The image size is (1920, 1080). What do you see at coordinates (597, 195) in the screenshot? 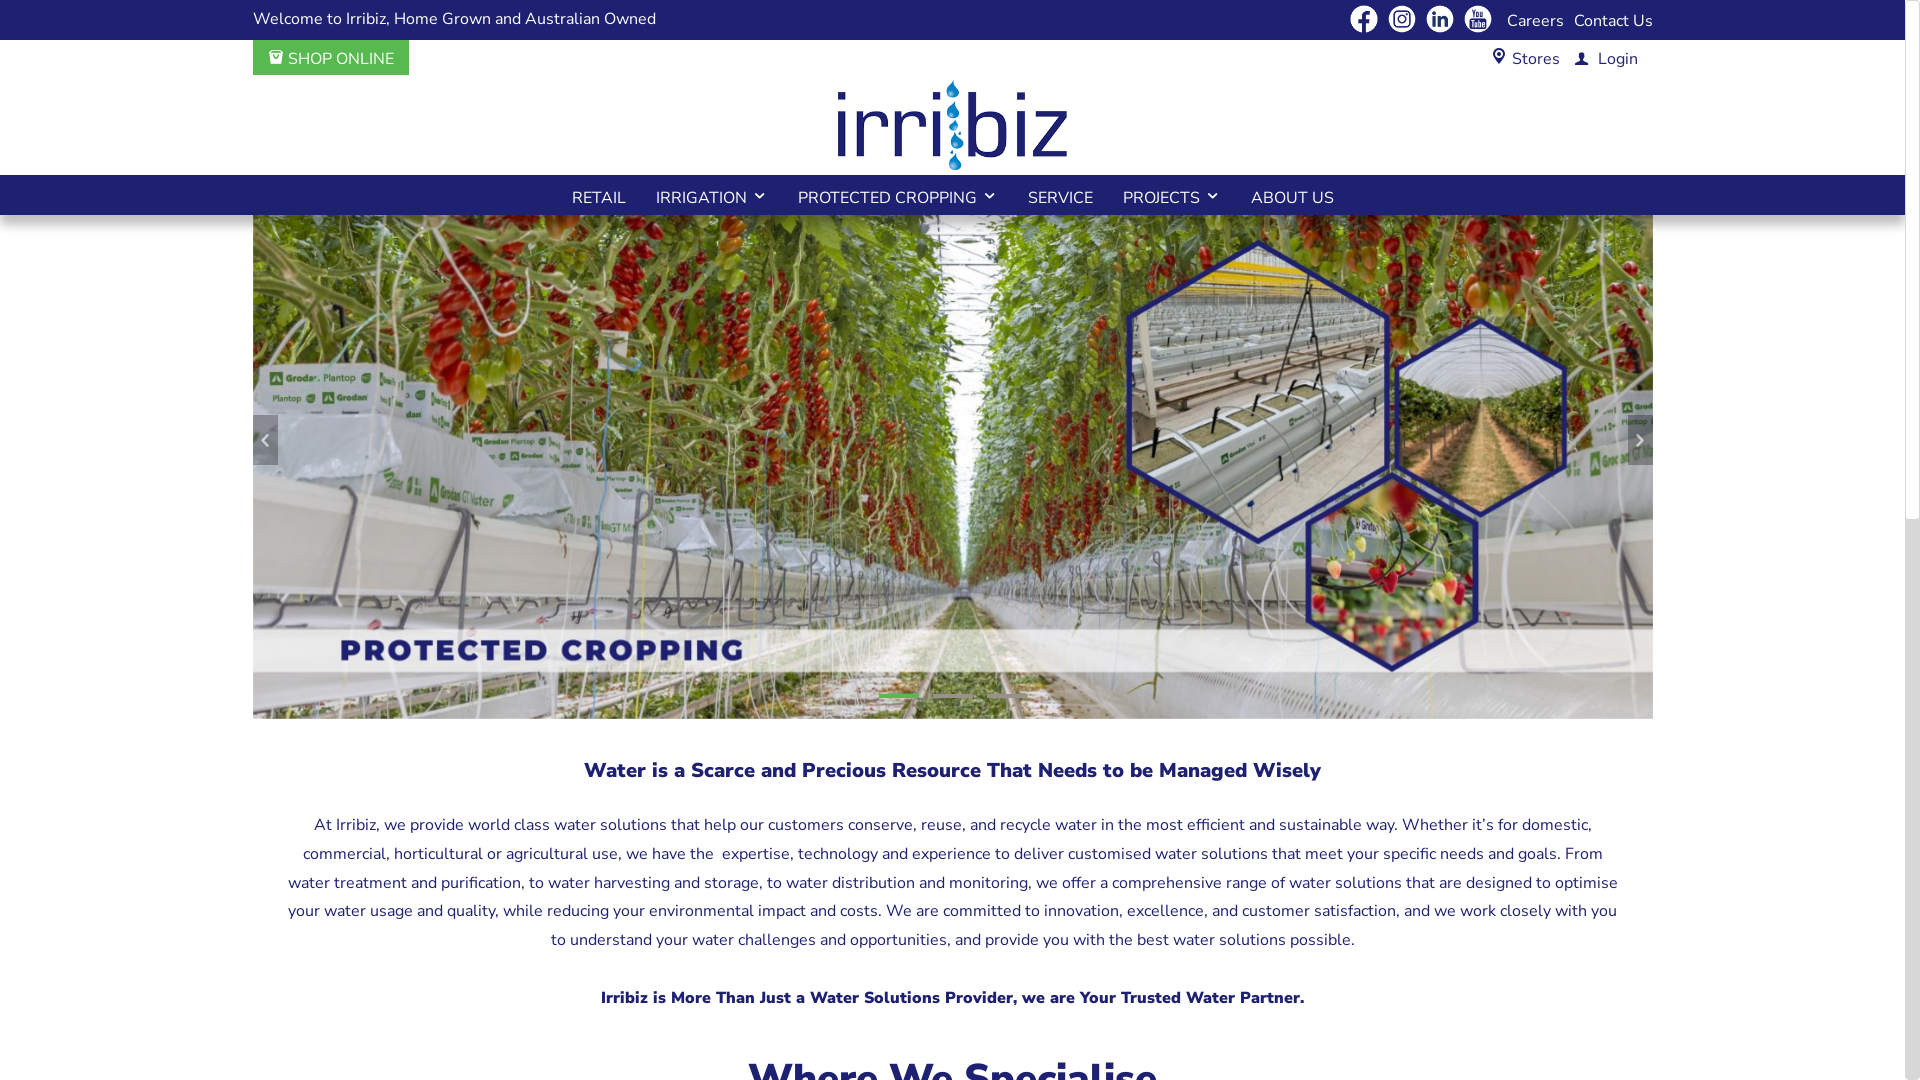
I see `'RETAIL'` at bounding box center [597, 195].